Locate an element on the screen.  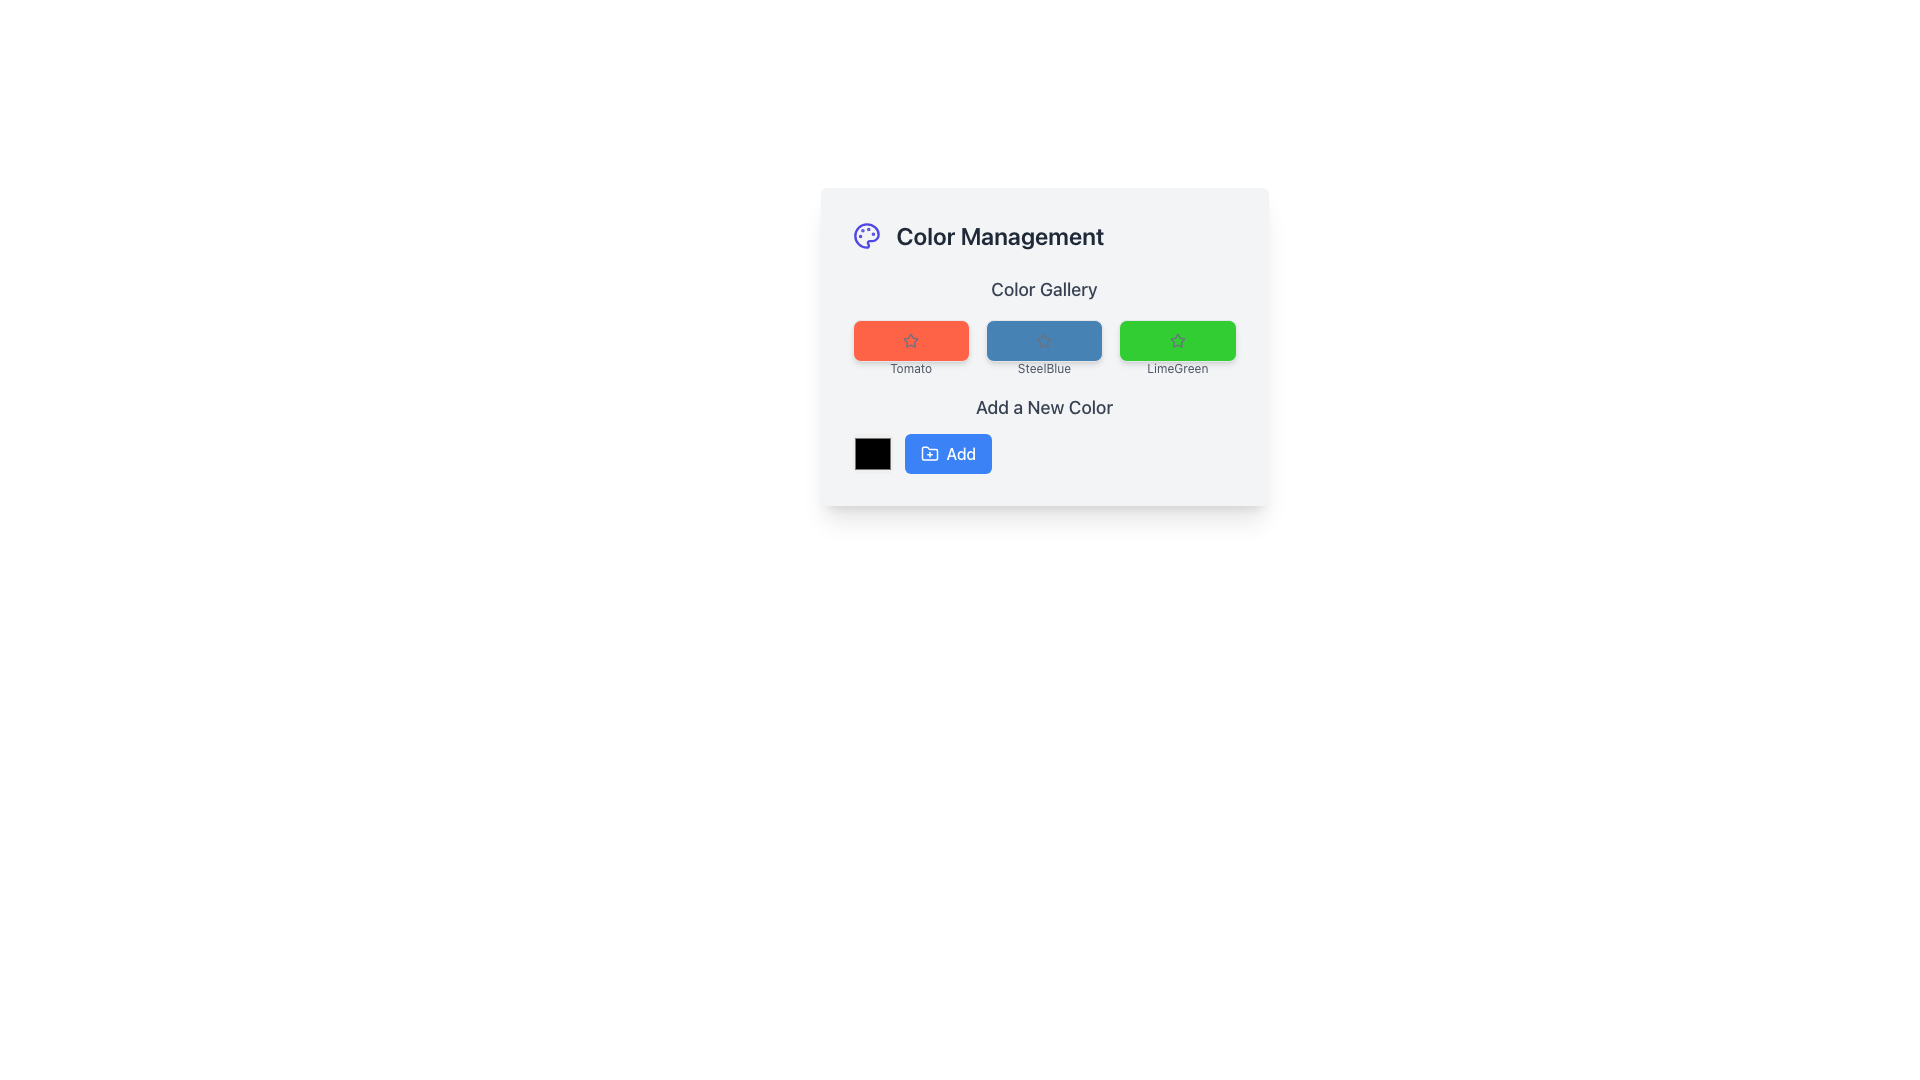
the 'Tomato' color selection button in the Color Gallery section of the color management interface is located at coordinates (910, 339).